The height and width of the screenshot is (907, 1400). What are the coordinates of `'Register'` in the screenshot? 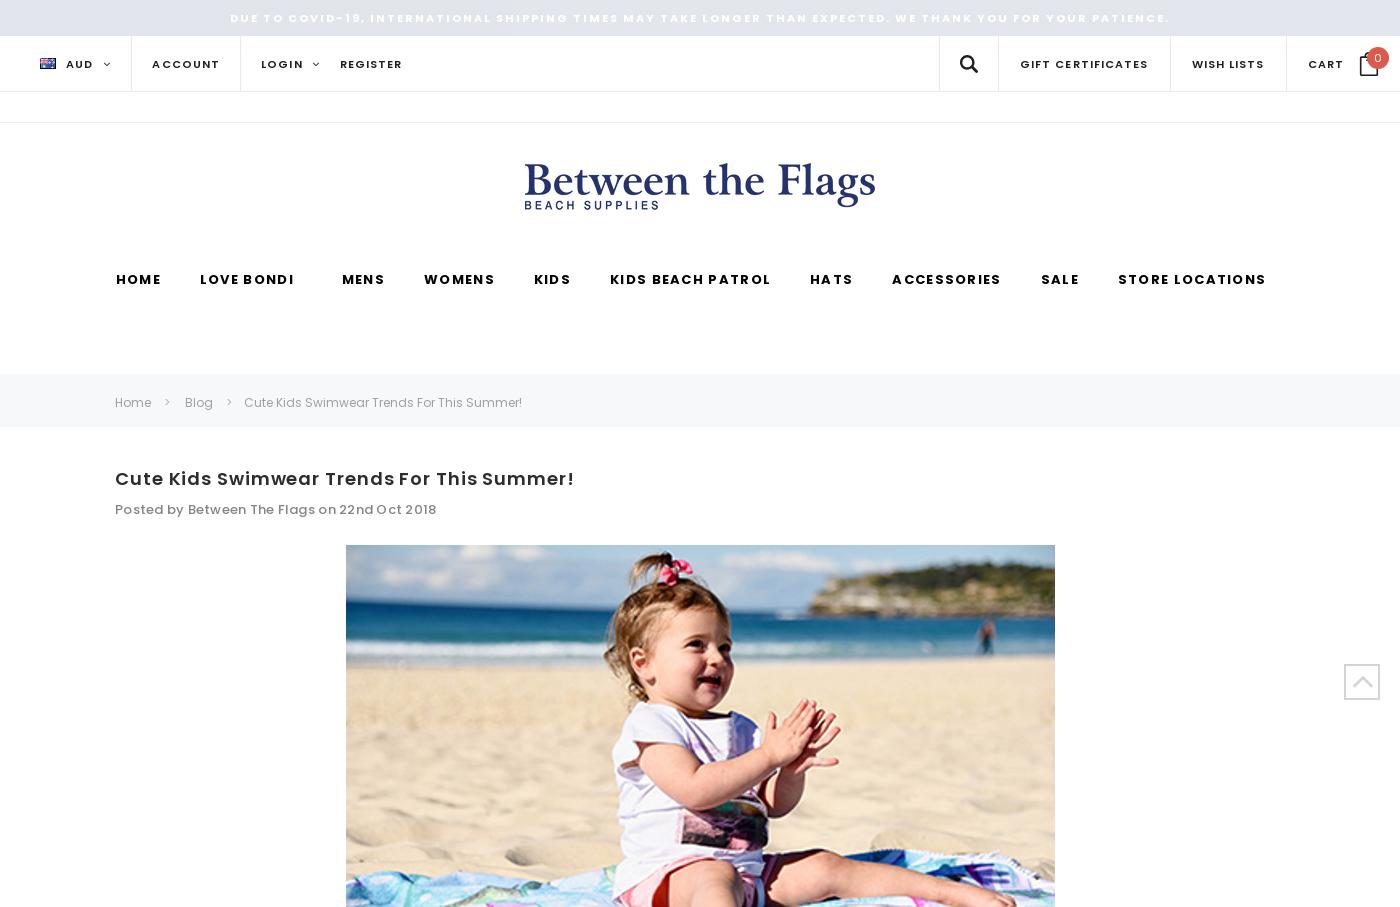 It's located at (338, 63).